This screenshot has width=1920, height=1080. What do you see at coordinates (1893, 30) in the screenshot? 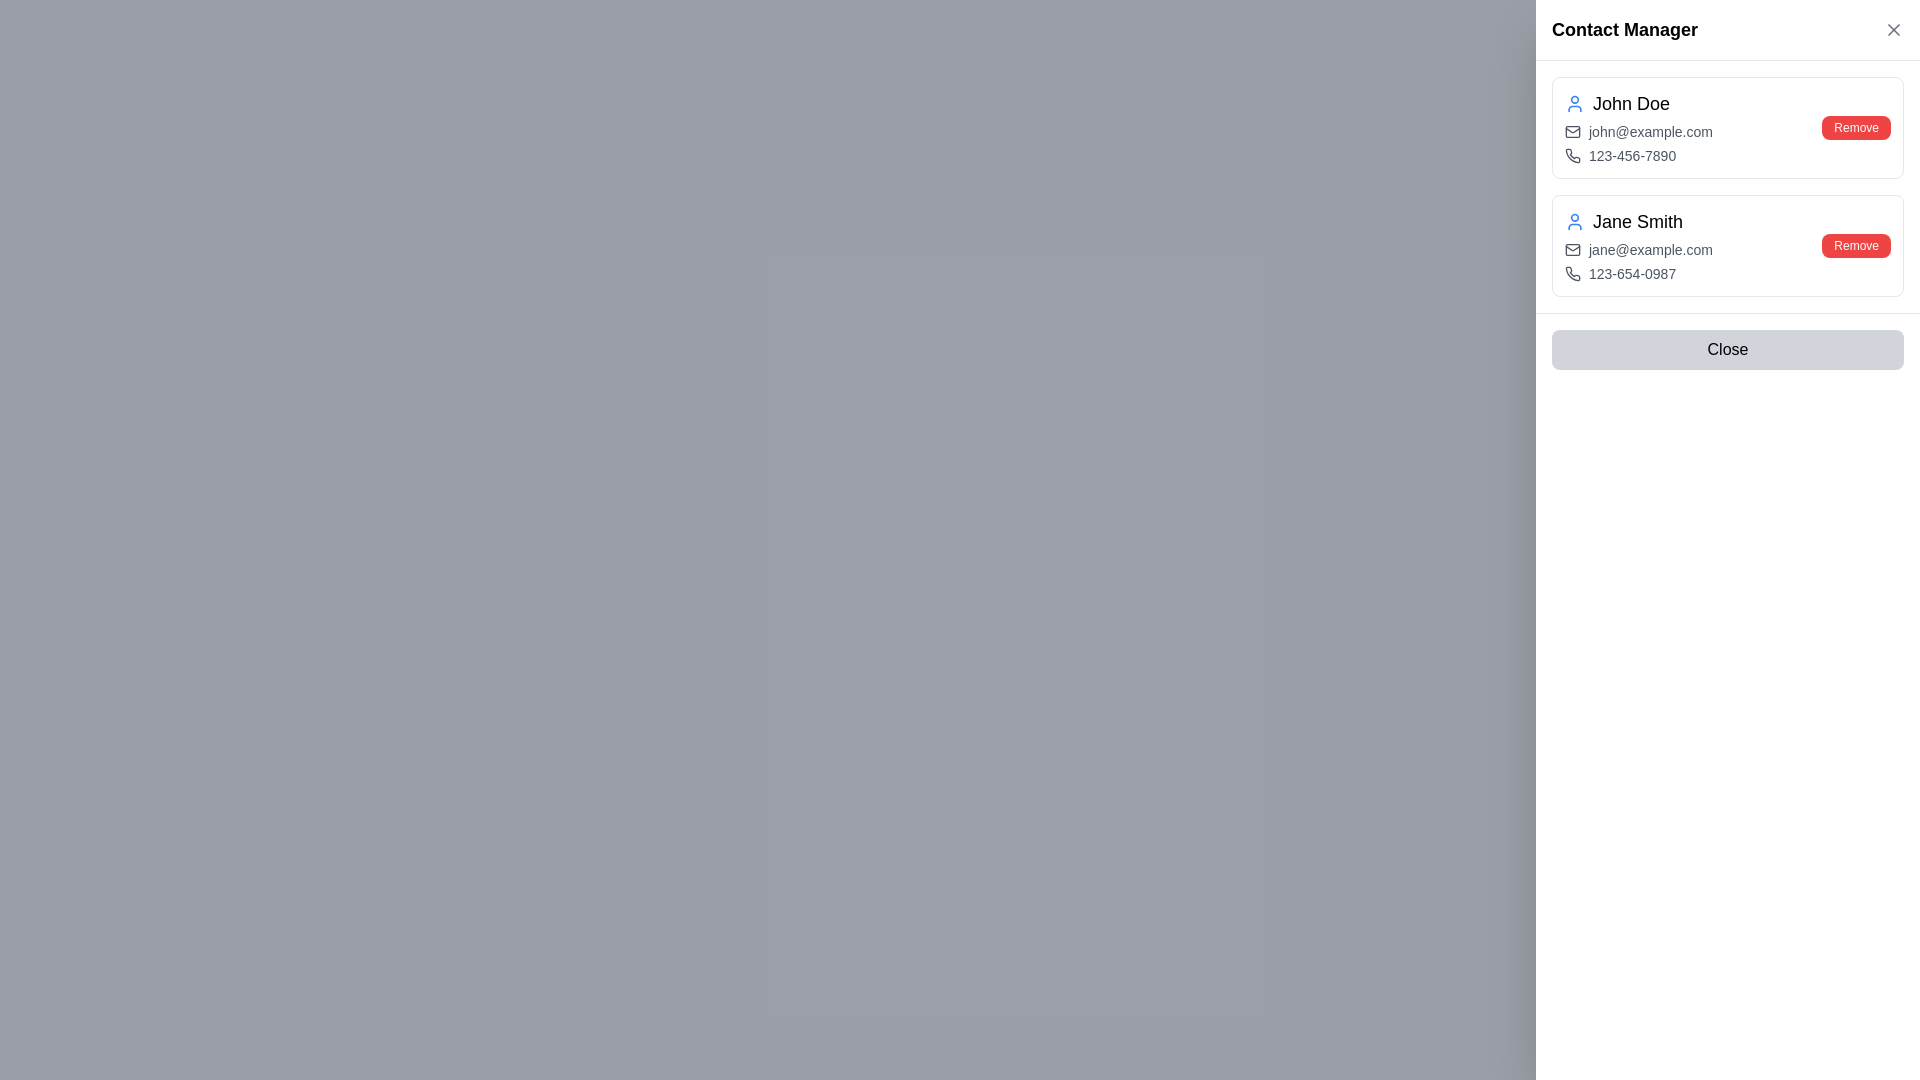
I see `the small 'close' icon featuring an 'X' glyph located at the top-right corner of the header section` at bounding box center [1893, 30].